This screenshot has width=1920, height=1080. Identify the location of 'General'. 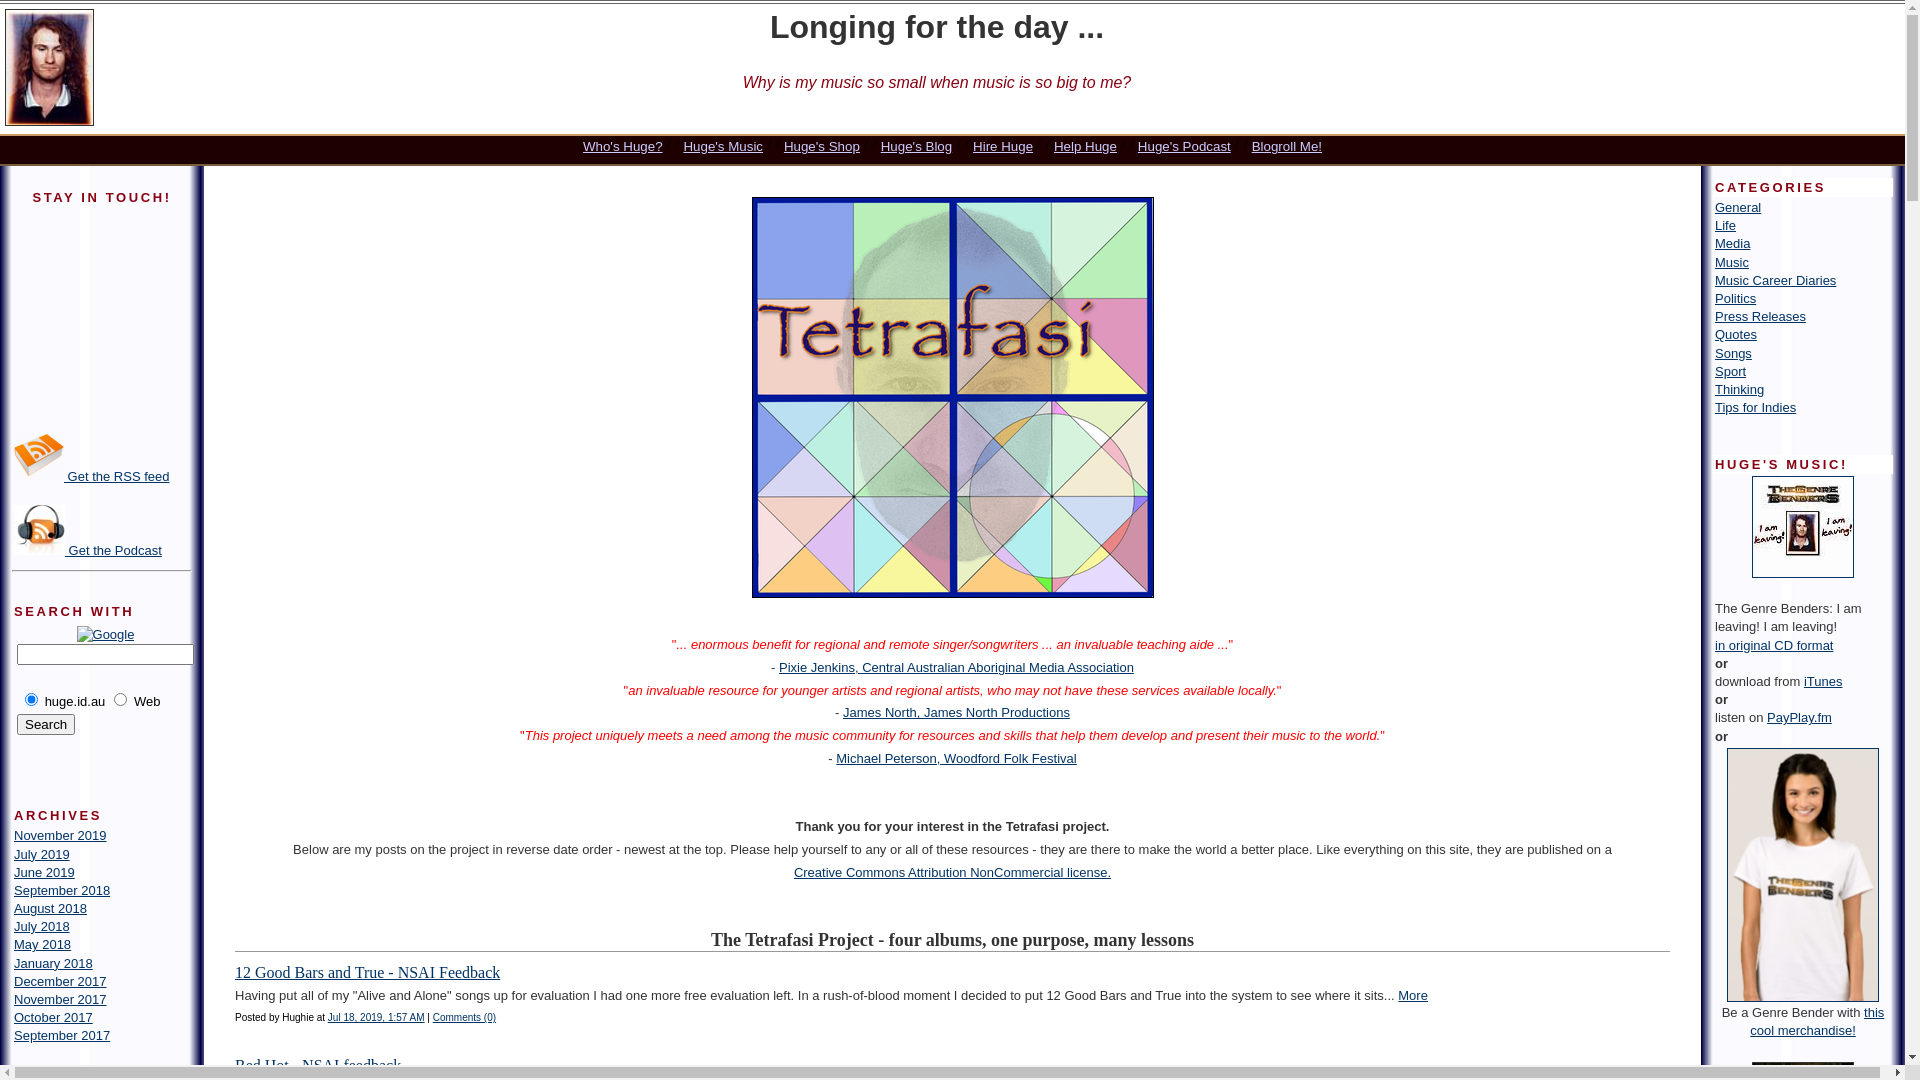
(1736, 207).